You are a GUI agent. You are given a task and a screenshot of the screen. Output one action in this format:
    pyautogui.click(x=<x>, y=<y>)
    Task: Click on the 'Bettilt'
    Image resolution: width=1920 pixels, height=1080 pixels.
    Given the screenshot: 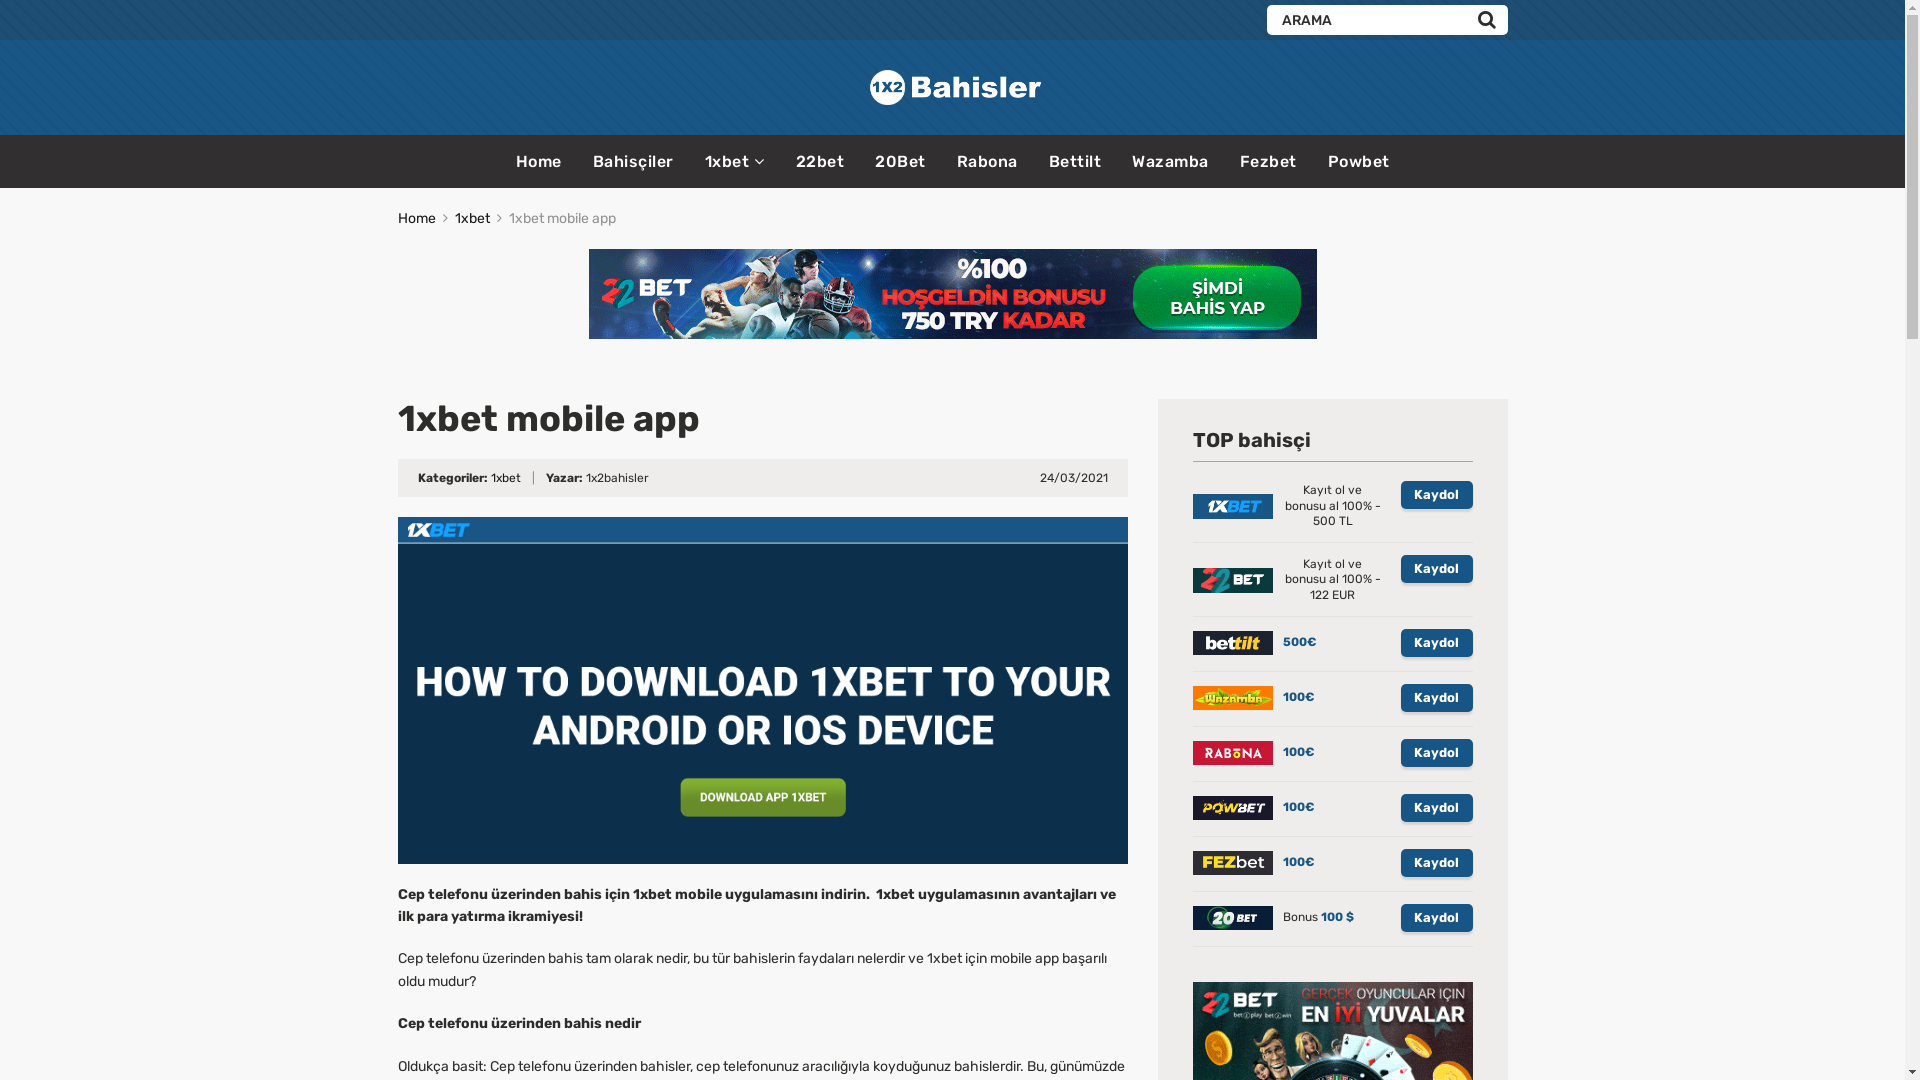 What is the action you would take?
    pyautogui.click(x=1046, y=161)
    